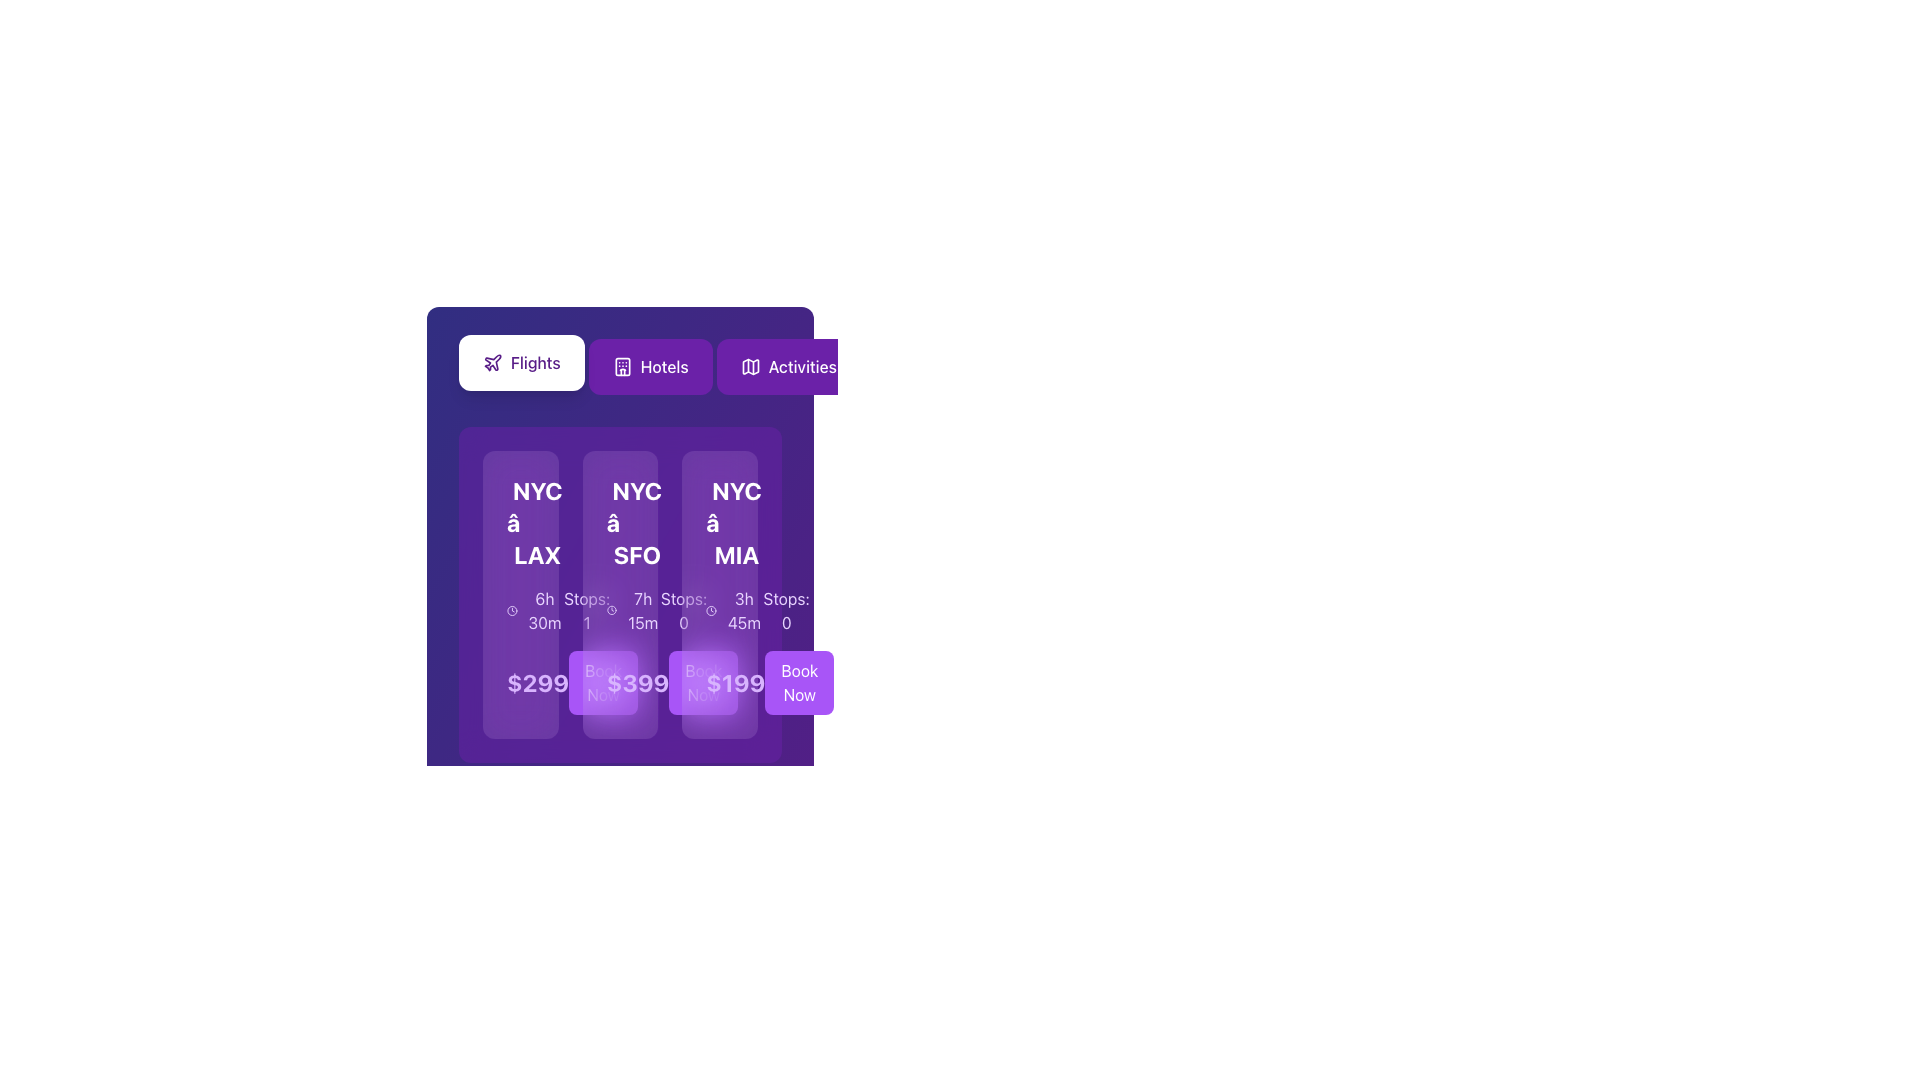 This screenshot has height=1080, width=1920. I want to click on the minimalist map-shaped icon located in the Activities button of the navigation menu at the top-right corner of the interface, so click(749, 366).